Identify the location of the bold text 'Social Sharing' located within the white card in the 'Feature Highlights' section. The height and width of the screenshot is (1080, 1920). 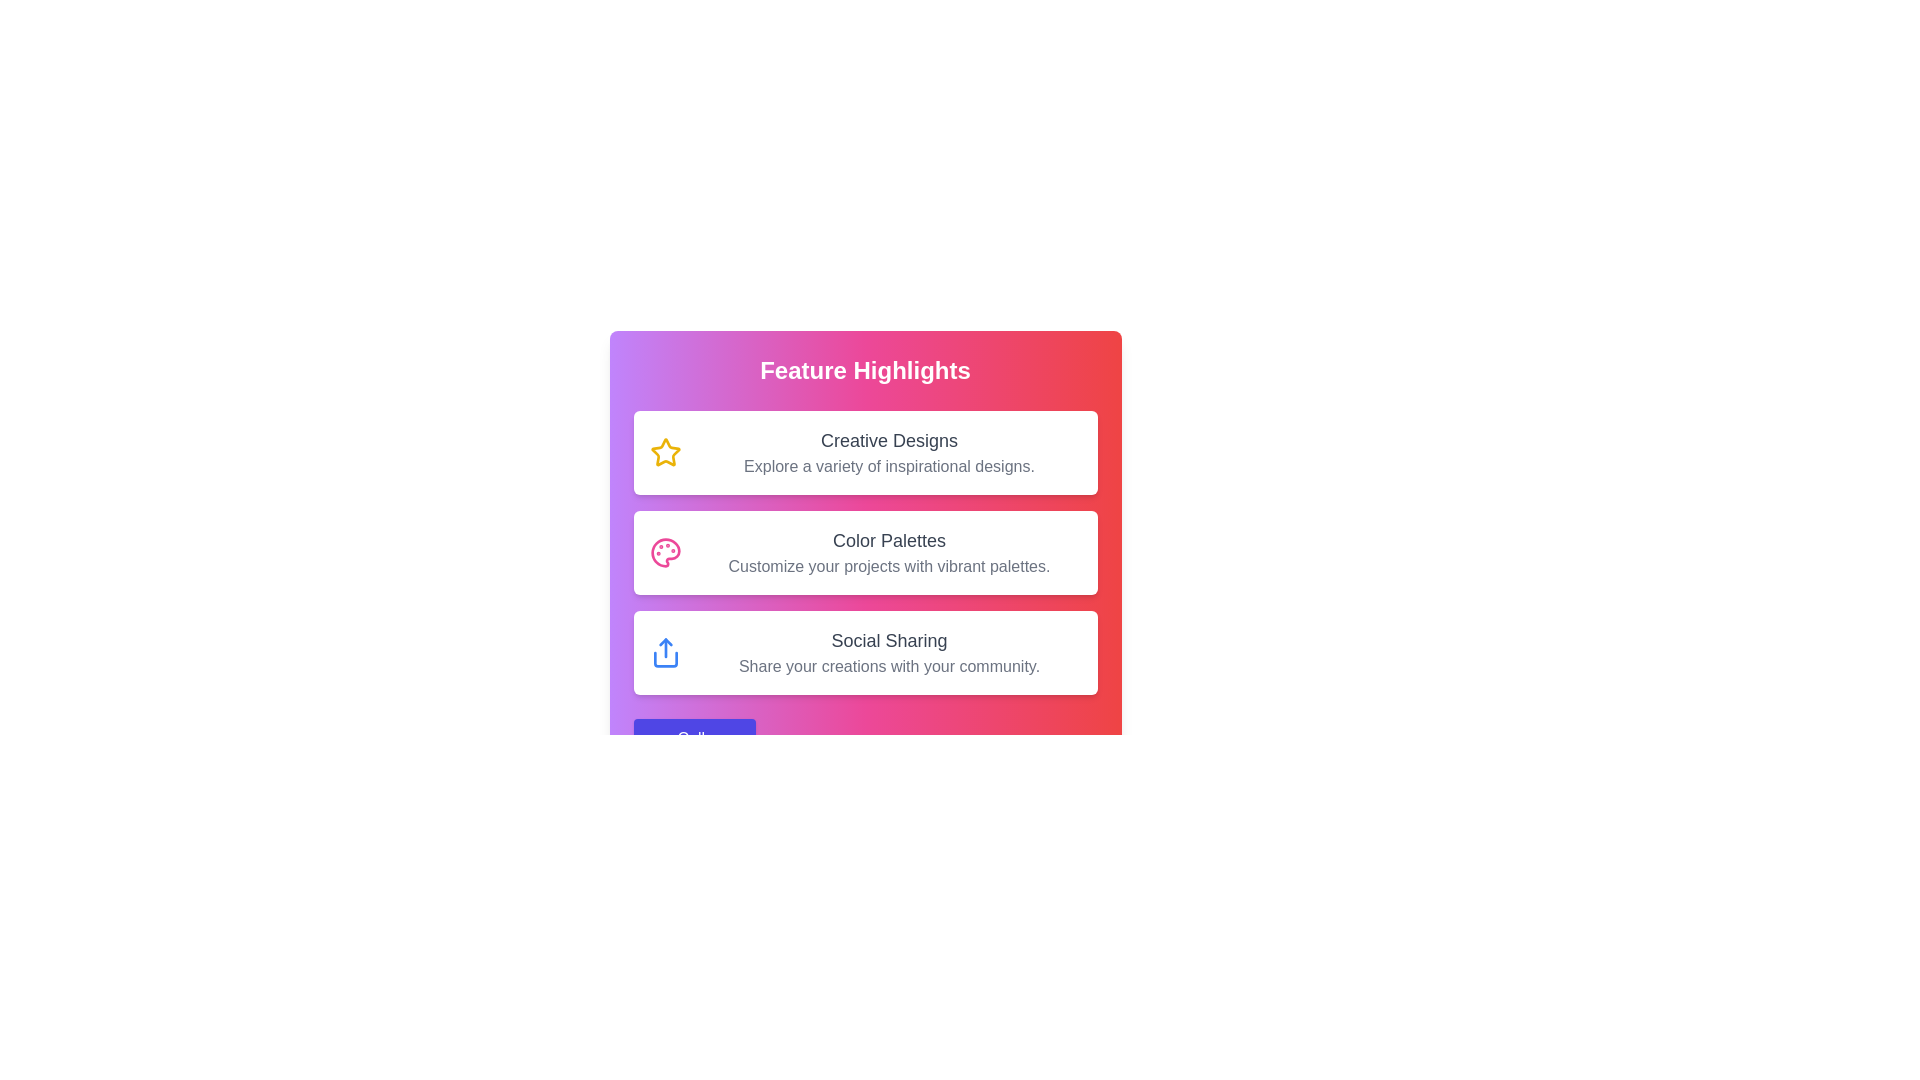
(888, 640).